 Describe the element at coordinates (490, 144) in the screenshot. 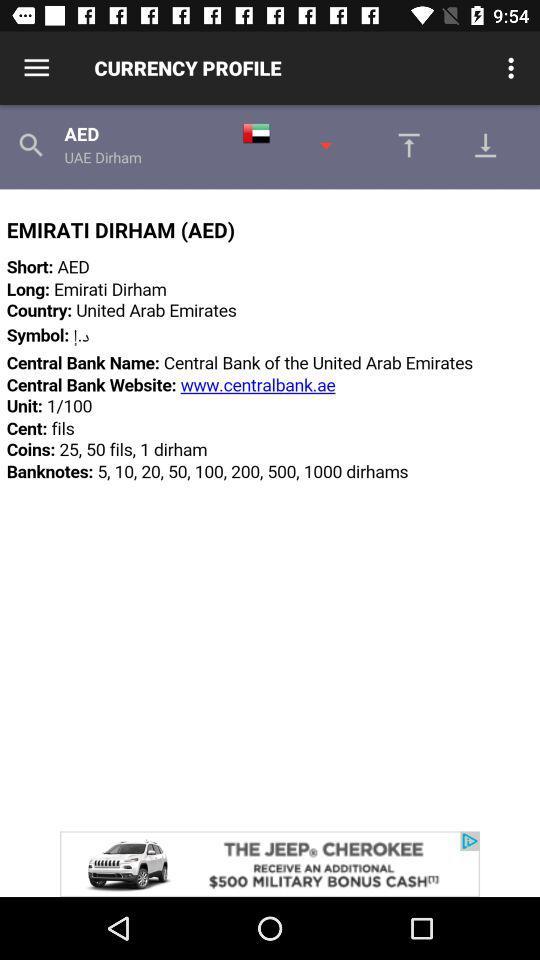

I see `download` at that location.